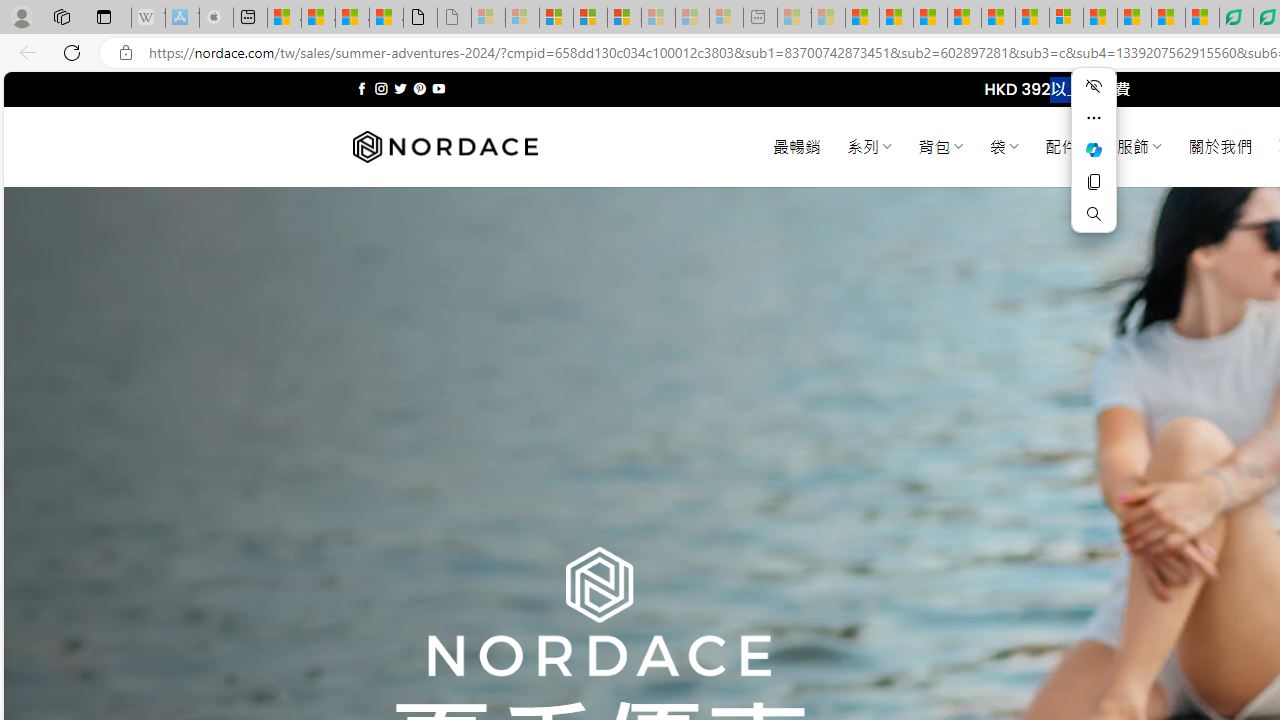  What do you see at coordinates (1235, 17) in the screenshot?
I see `'LendingTree - Compare Lenders'` at bounding box center [1235, 17].